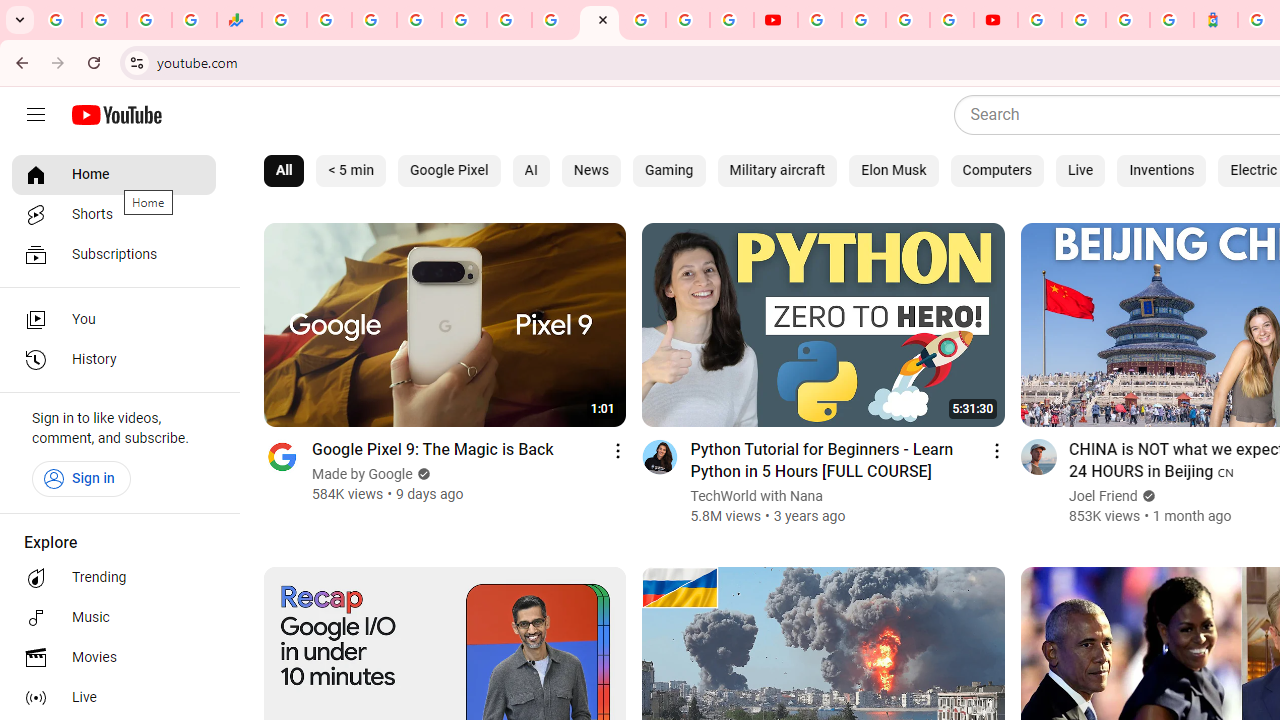  What do you see at coordinates (776, 170) in the screenshot?
I see `'Military aircraft'` at bounding box center [776, 170].